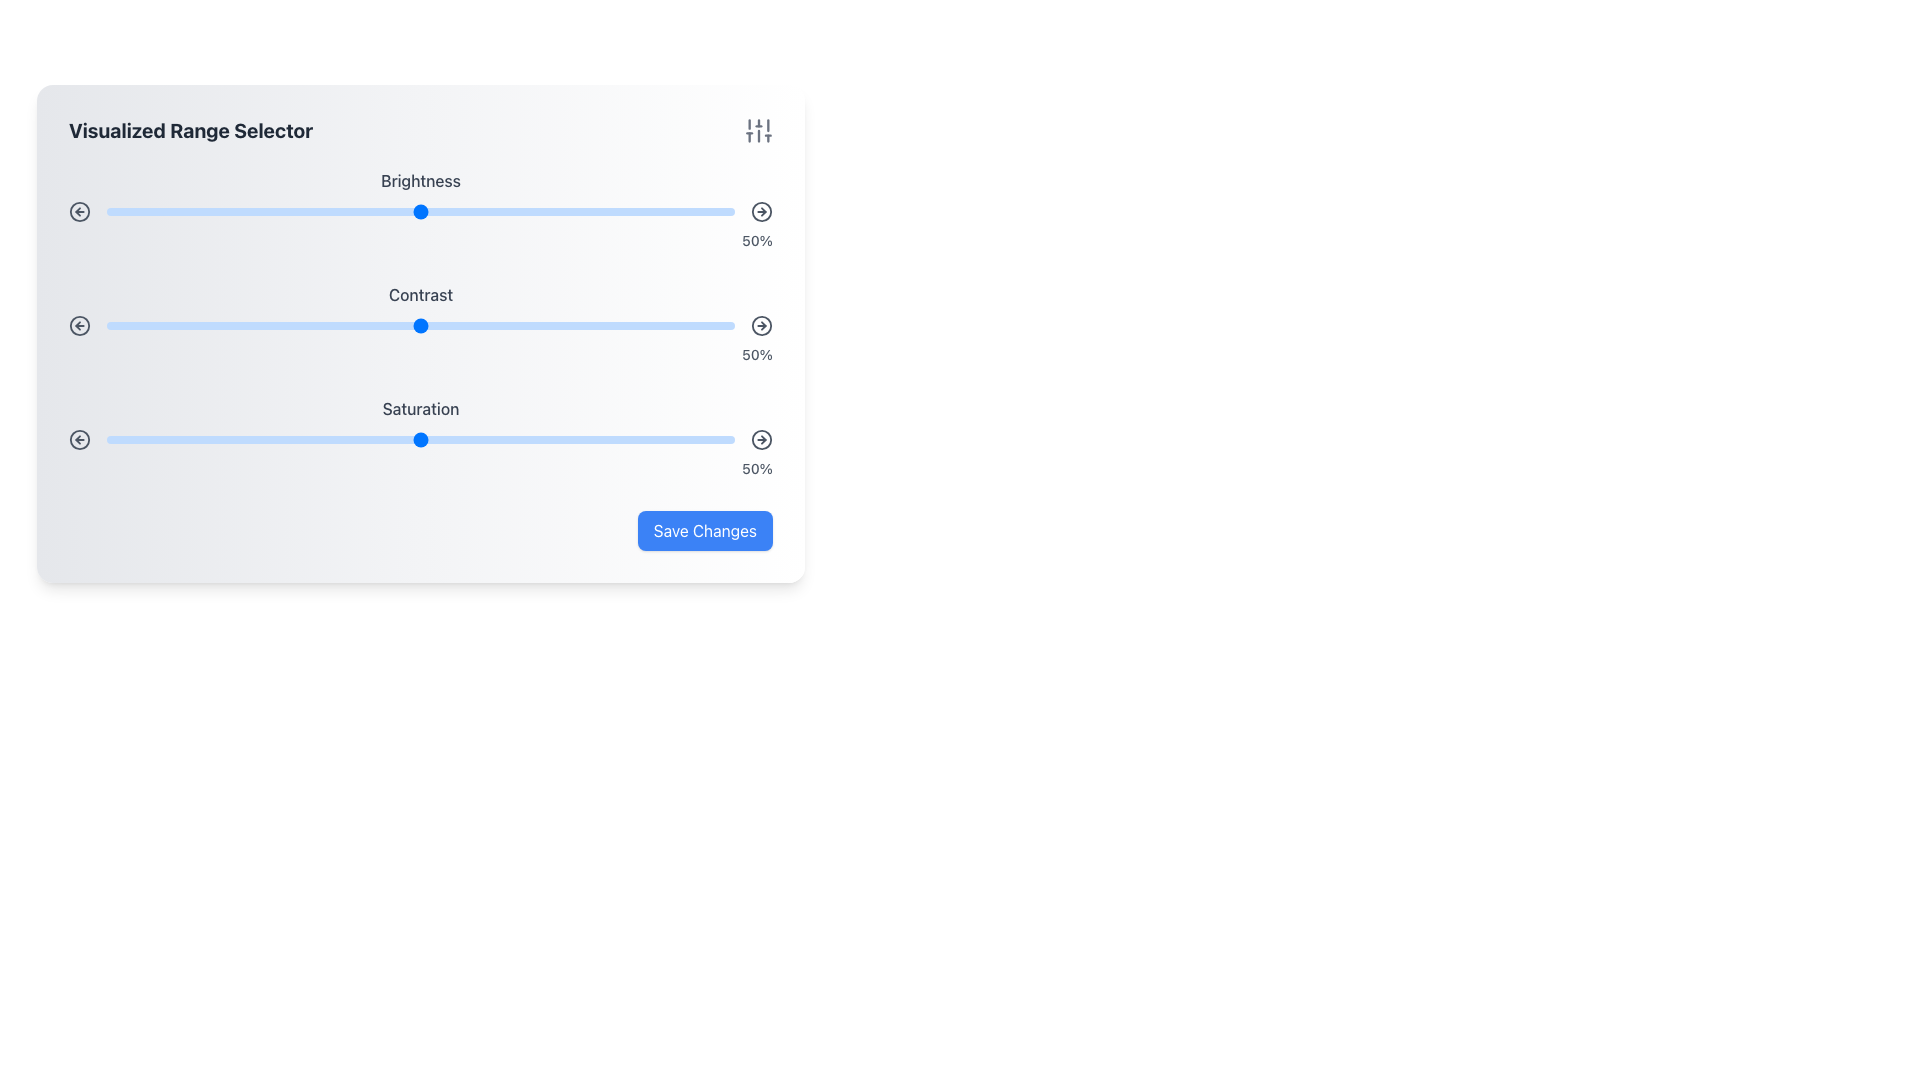  Describe the element at coordinates (201, 325) in the screenshot. I see `contrast` at that location.